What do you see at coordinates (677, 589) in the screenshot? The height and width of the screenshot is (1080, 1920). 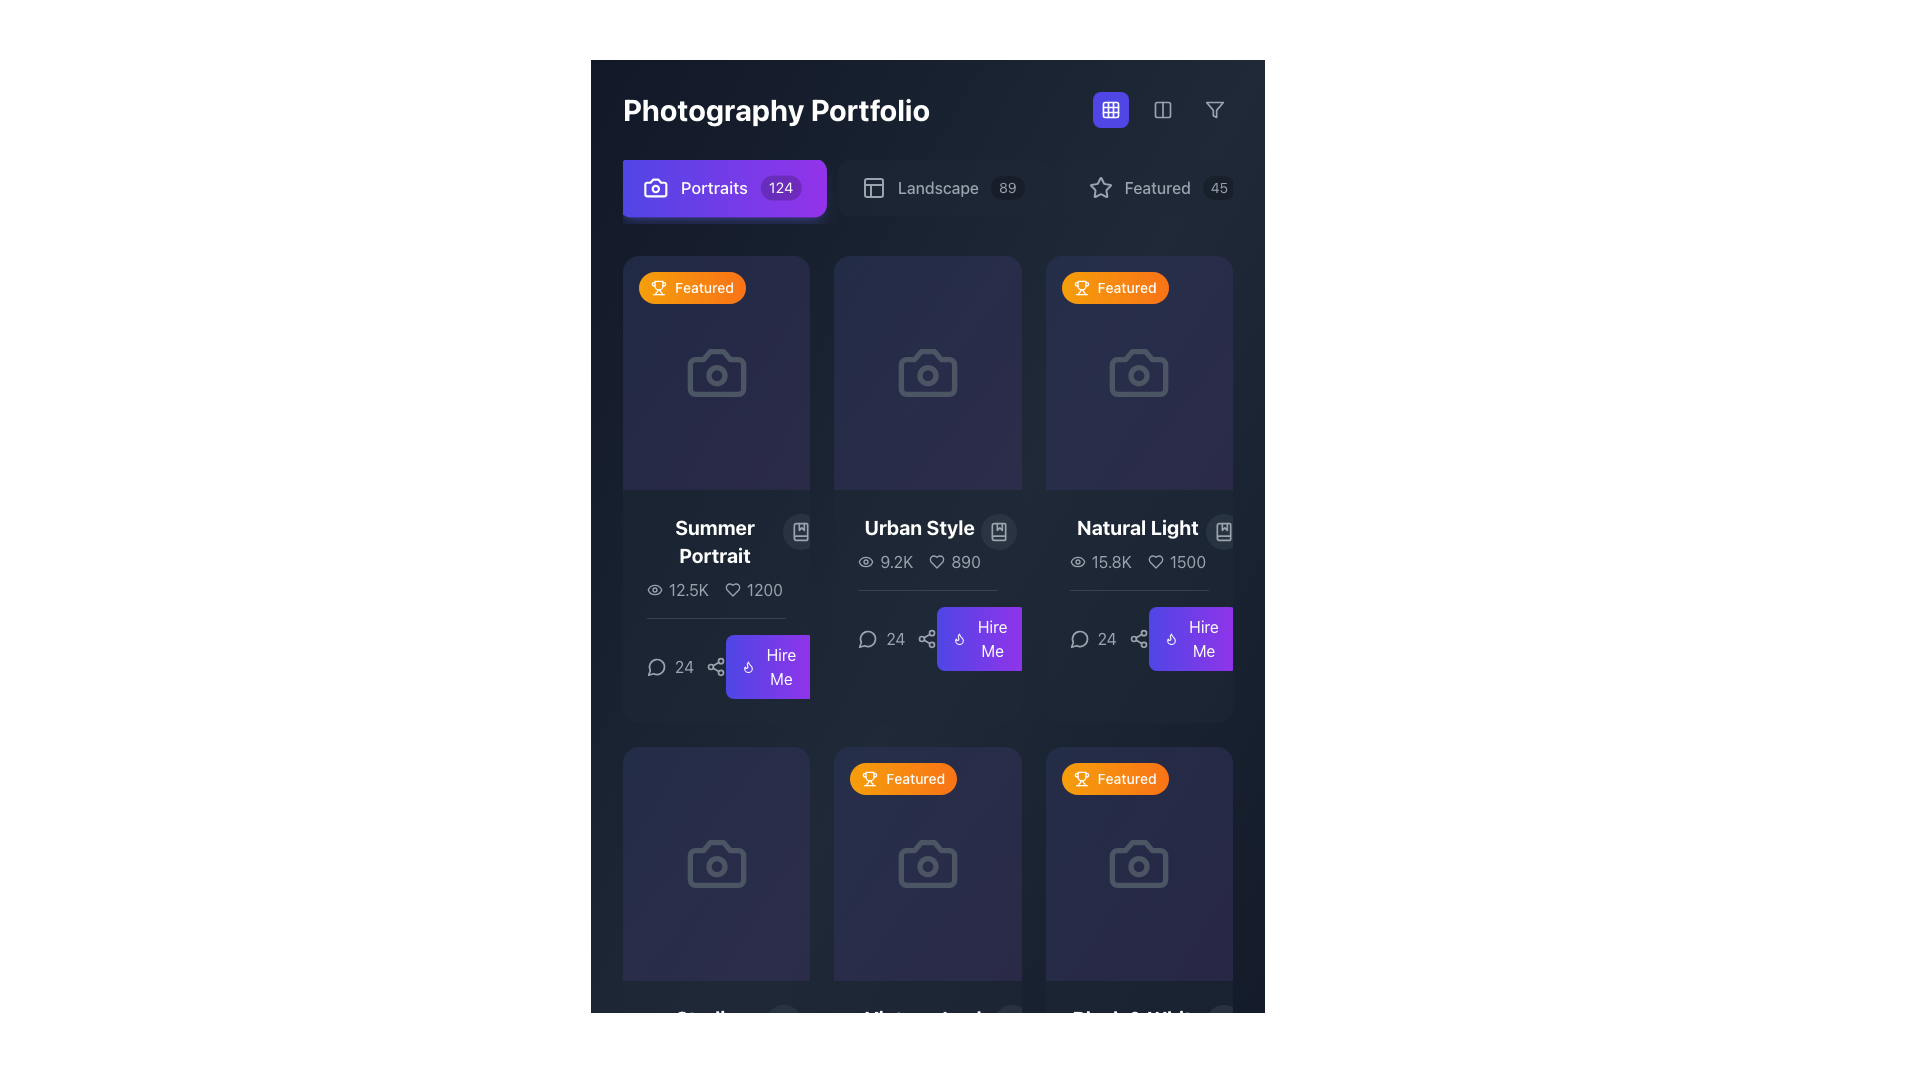 I see `the view count label '12.5K' next to the eye icon in the bottom part of the first card labeled 'Summer Portrait' to associate the view count with the corresponding card` at bounding box center [677, 589].